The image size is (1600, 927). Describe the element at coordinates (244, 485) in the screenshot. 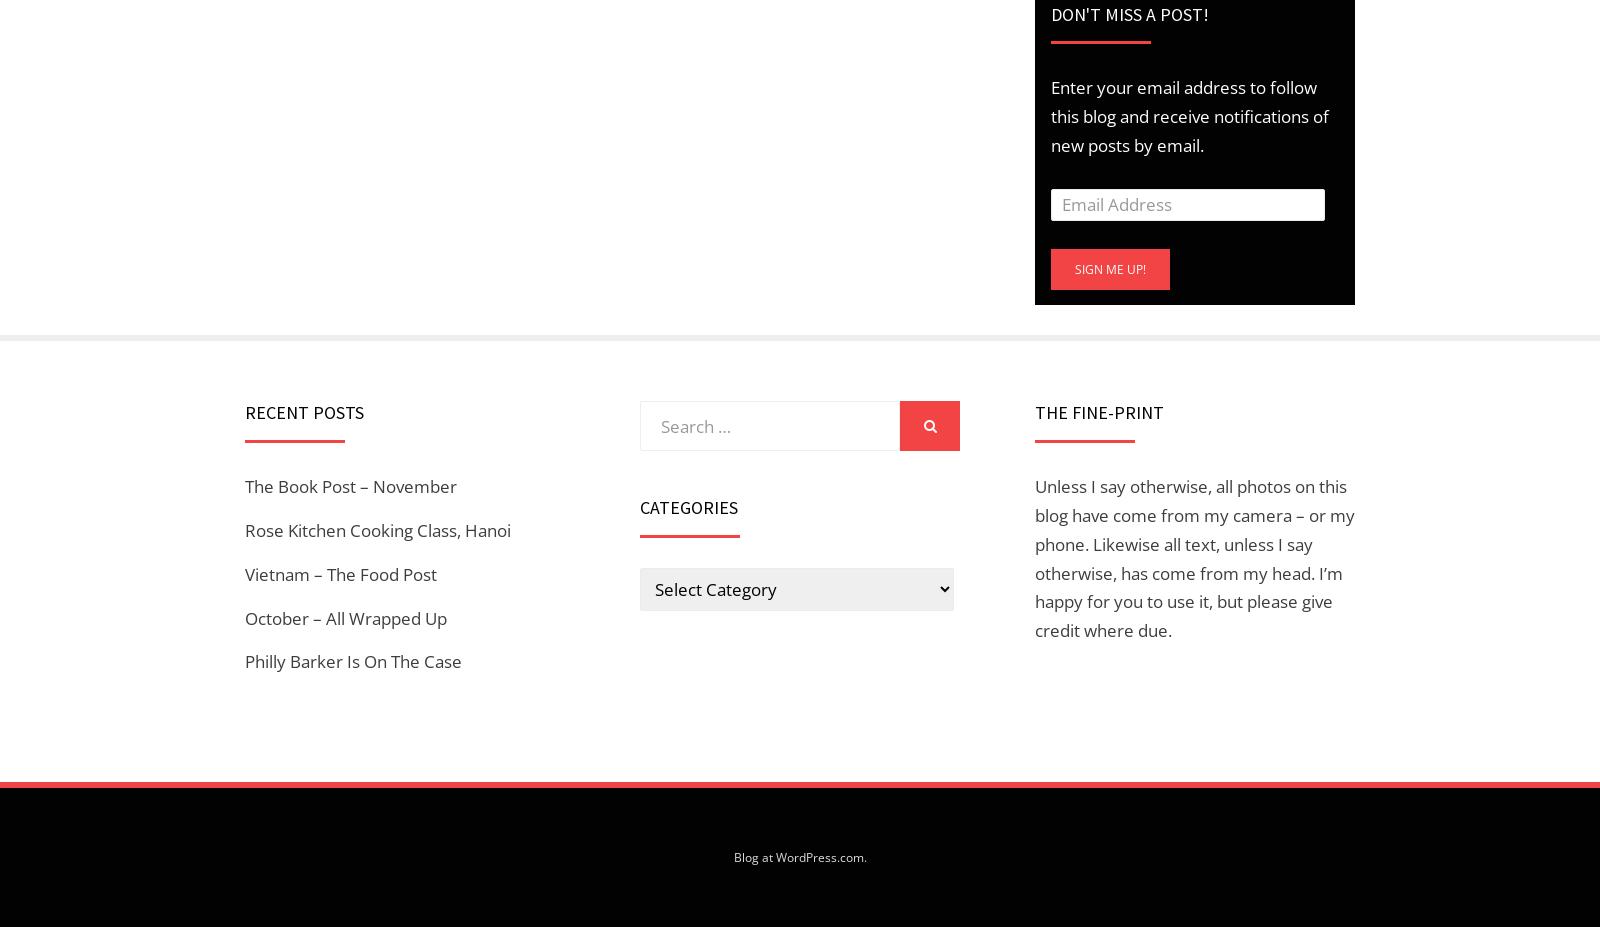

I see `'The Book Post – November'` at that location.